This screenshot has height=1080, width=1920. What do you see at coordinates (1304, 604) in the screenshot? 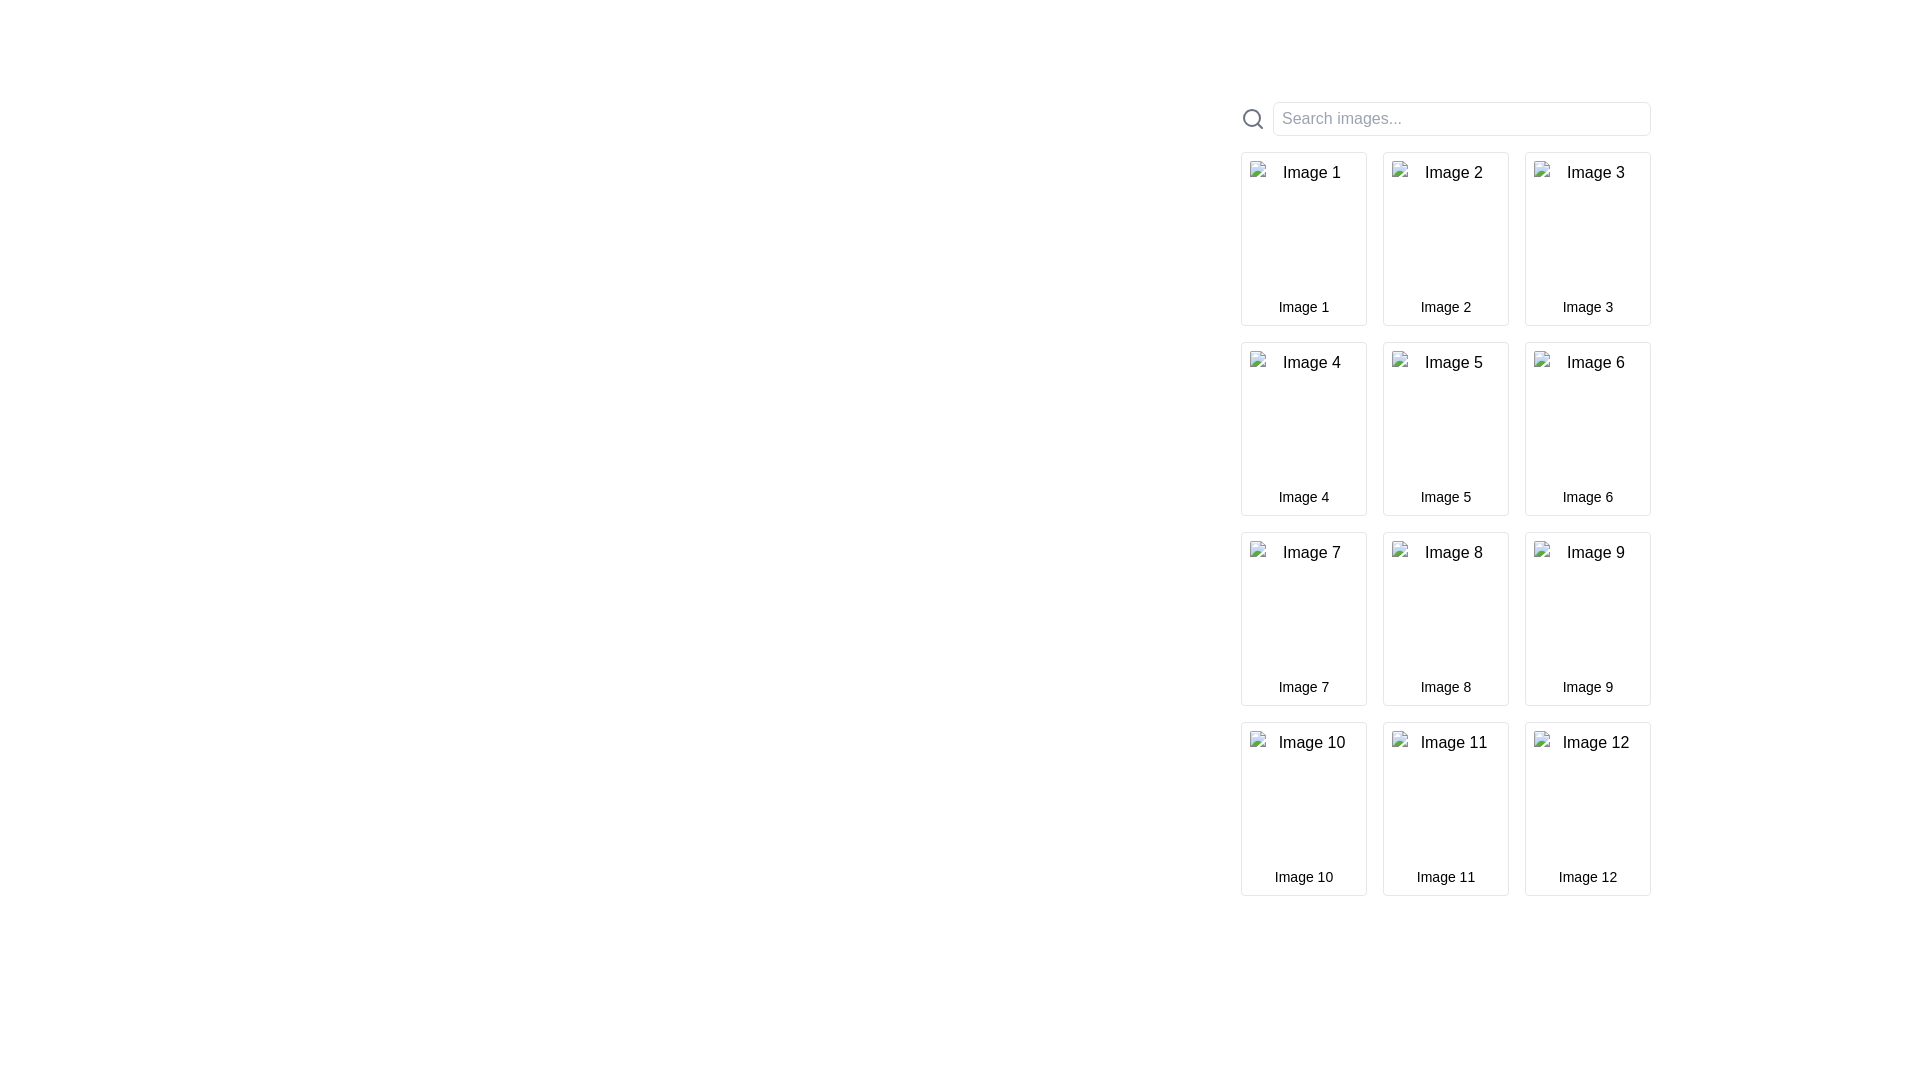
I see `the image thumbnail representing 'Image 7'` at bounding box center [1304, 604].